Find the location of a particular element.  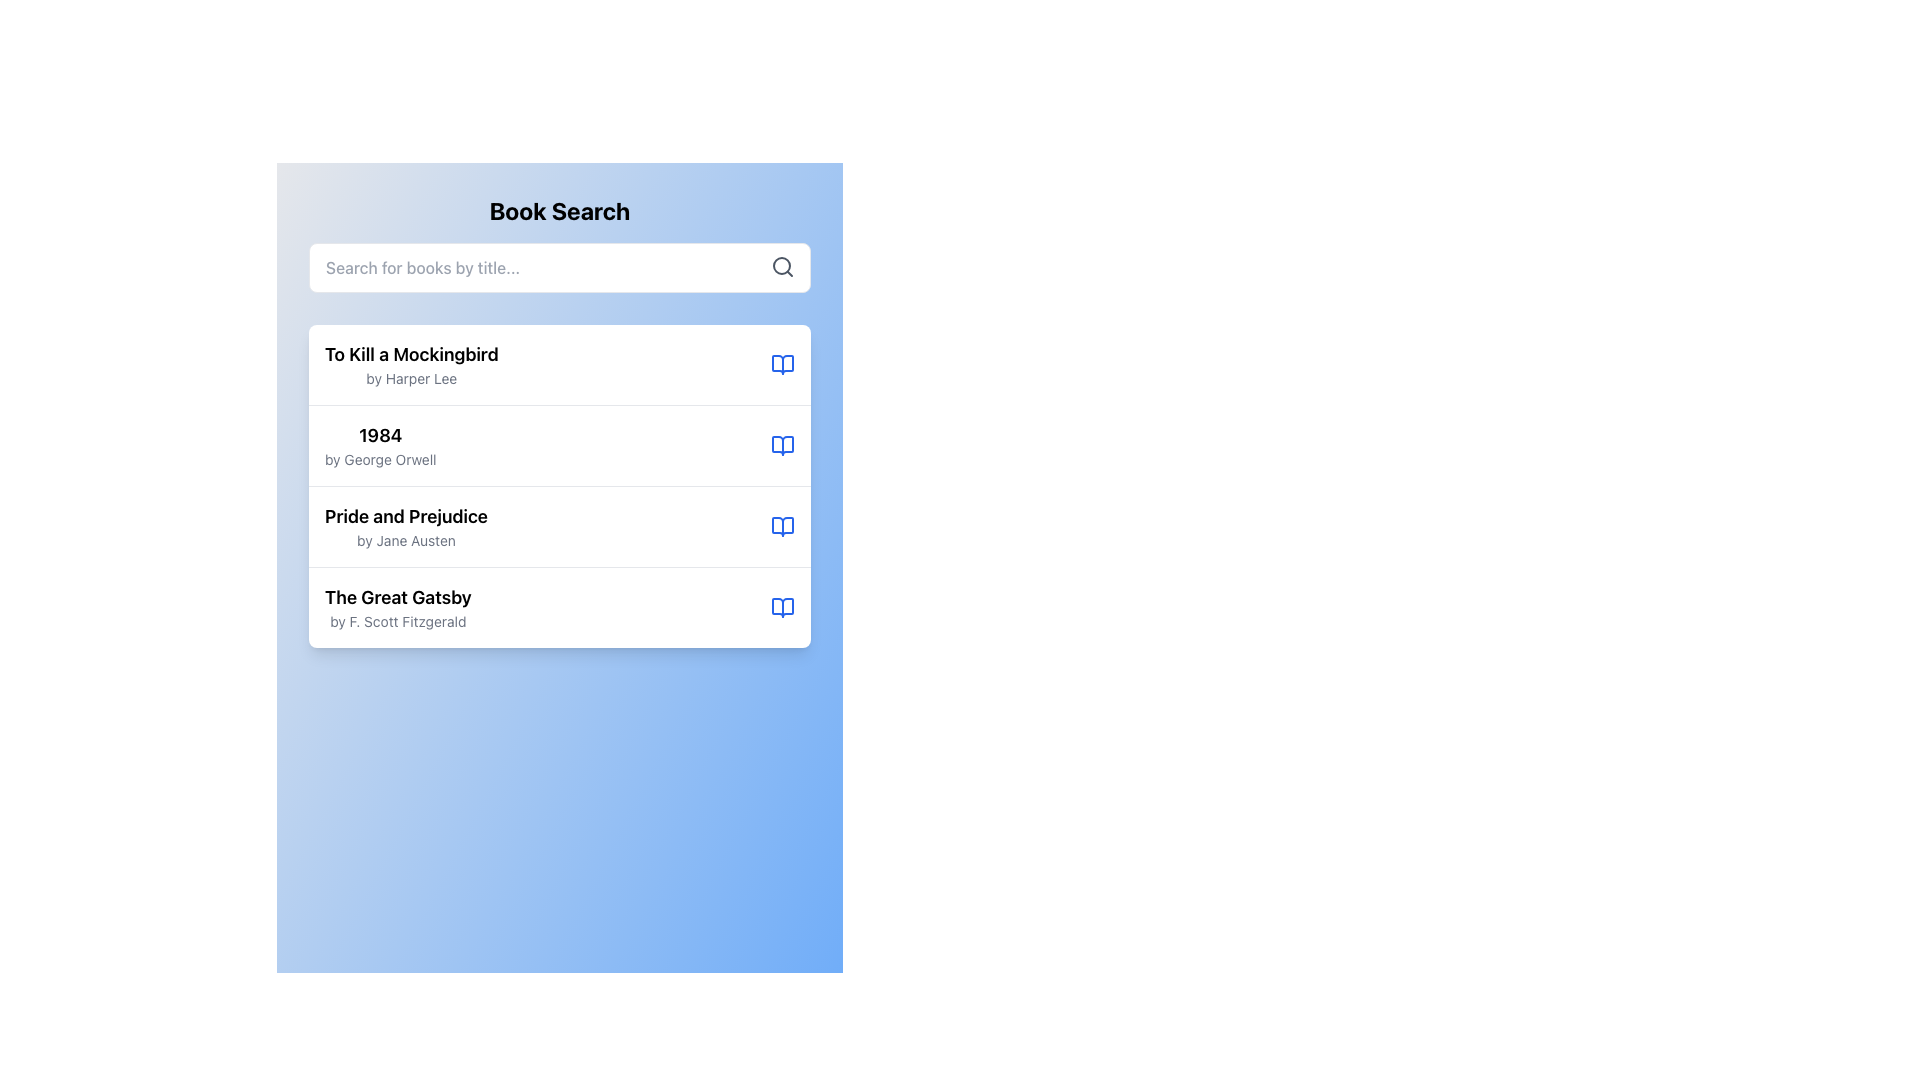

the magnifying glass icon in the top-right corner of the search input field to initiate a search is located at coordinates (781, 265).